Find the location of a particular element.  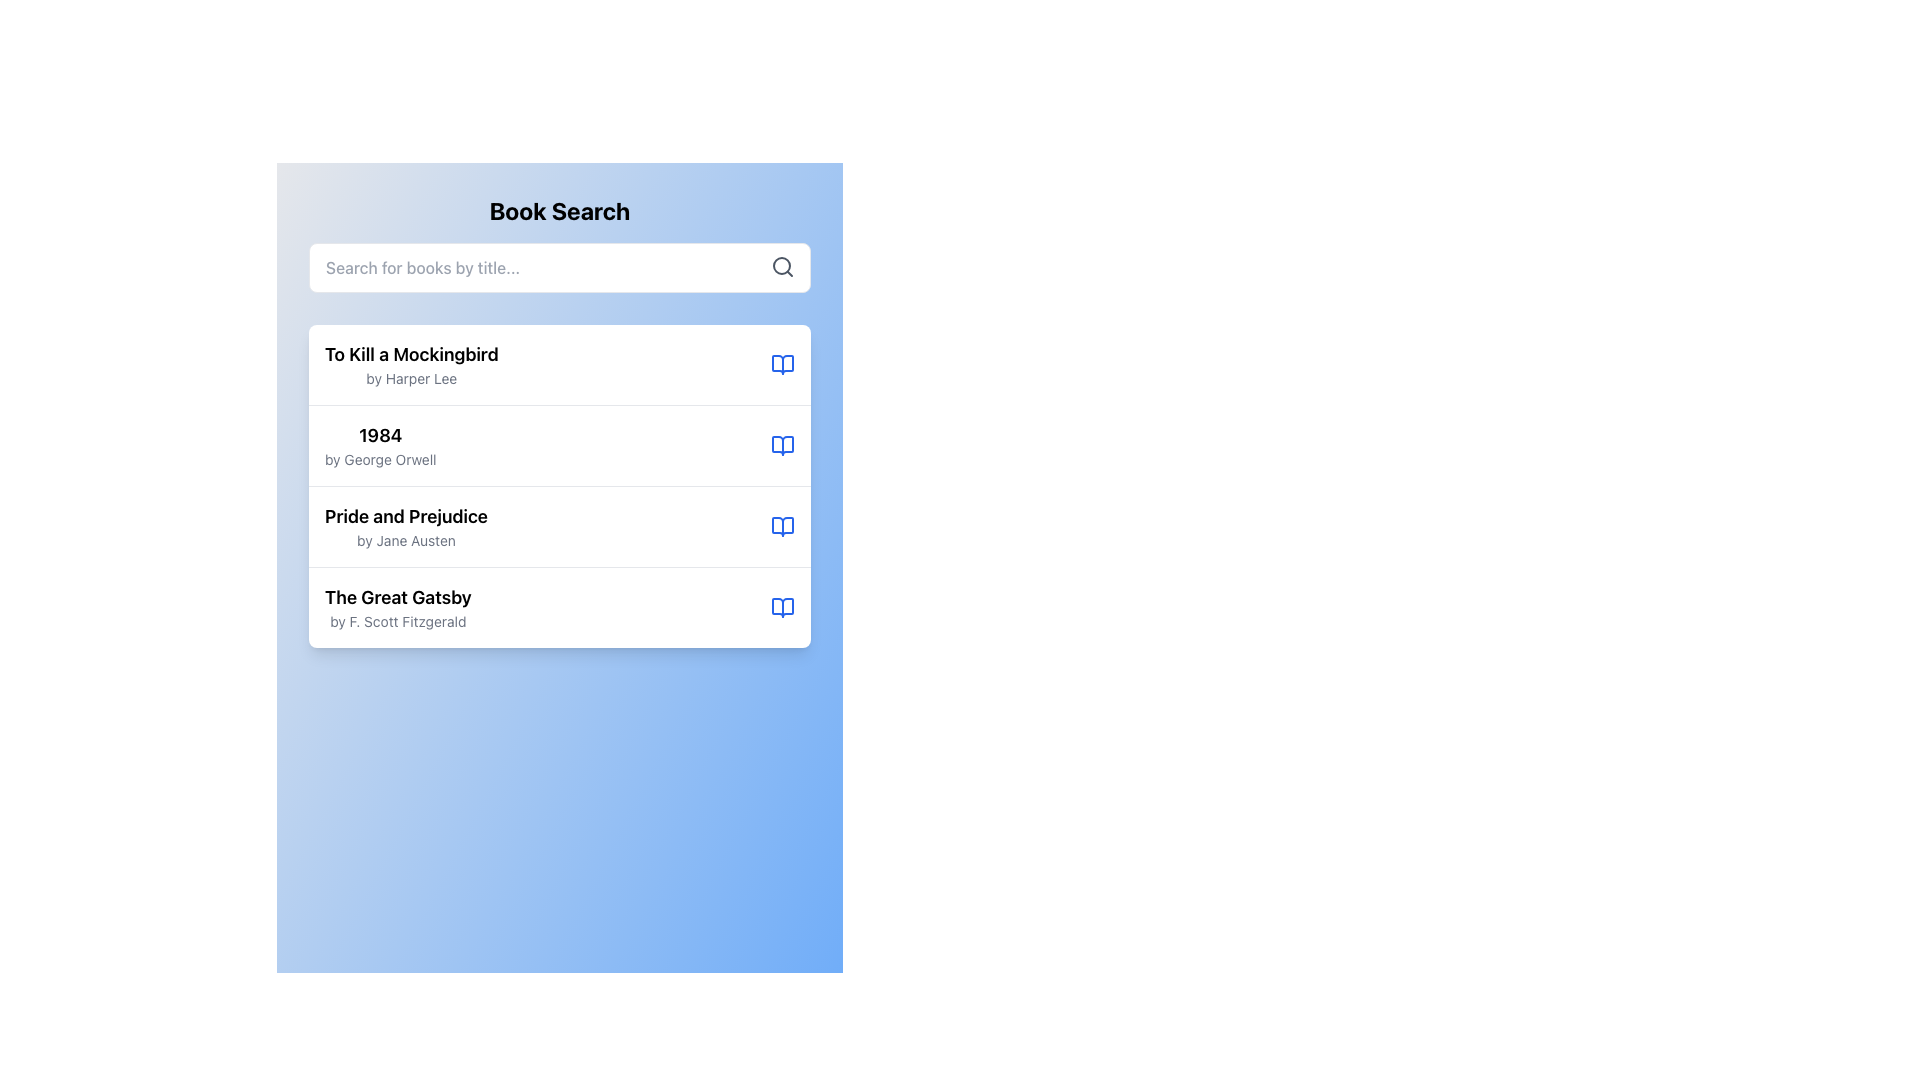

the magnifying glass icon in the top-right corner of the search input field to initiate a search is located at coordinates (781, 265).